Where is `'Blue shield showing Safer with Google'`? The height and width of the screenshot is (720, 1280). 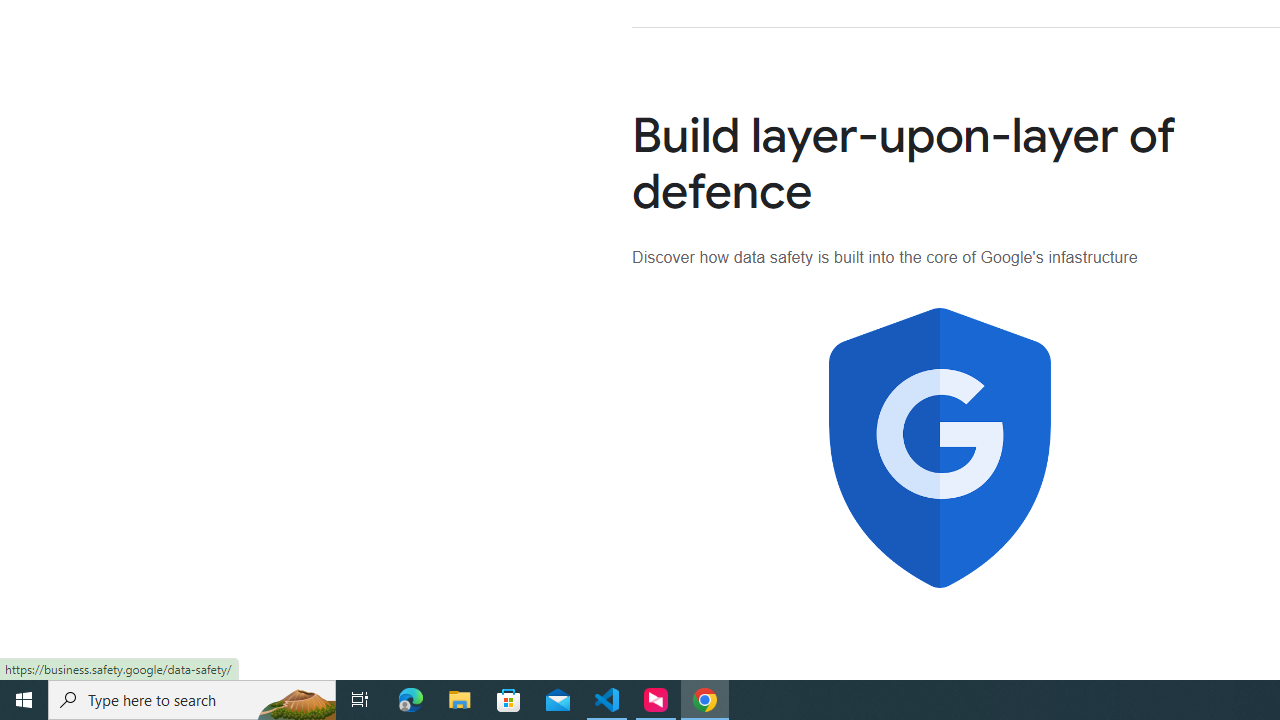
'Blue shield showing Safer with Google' is located at coordinates (939, 447).